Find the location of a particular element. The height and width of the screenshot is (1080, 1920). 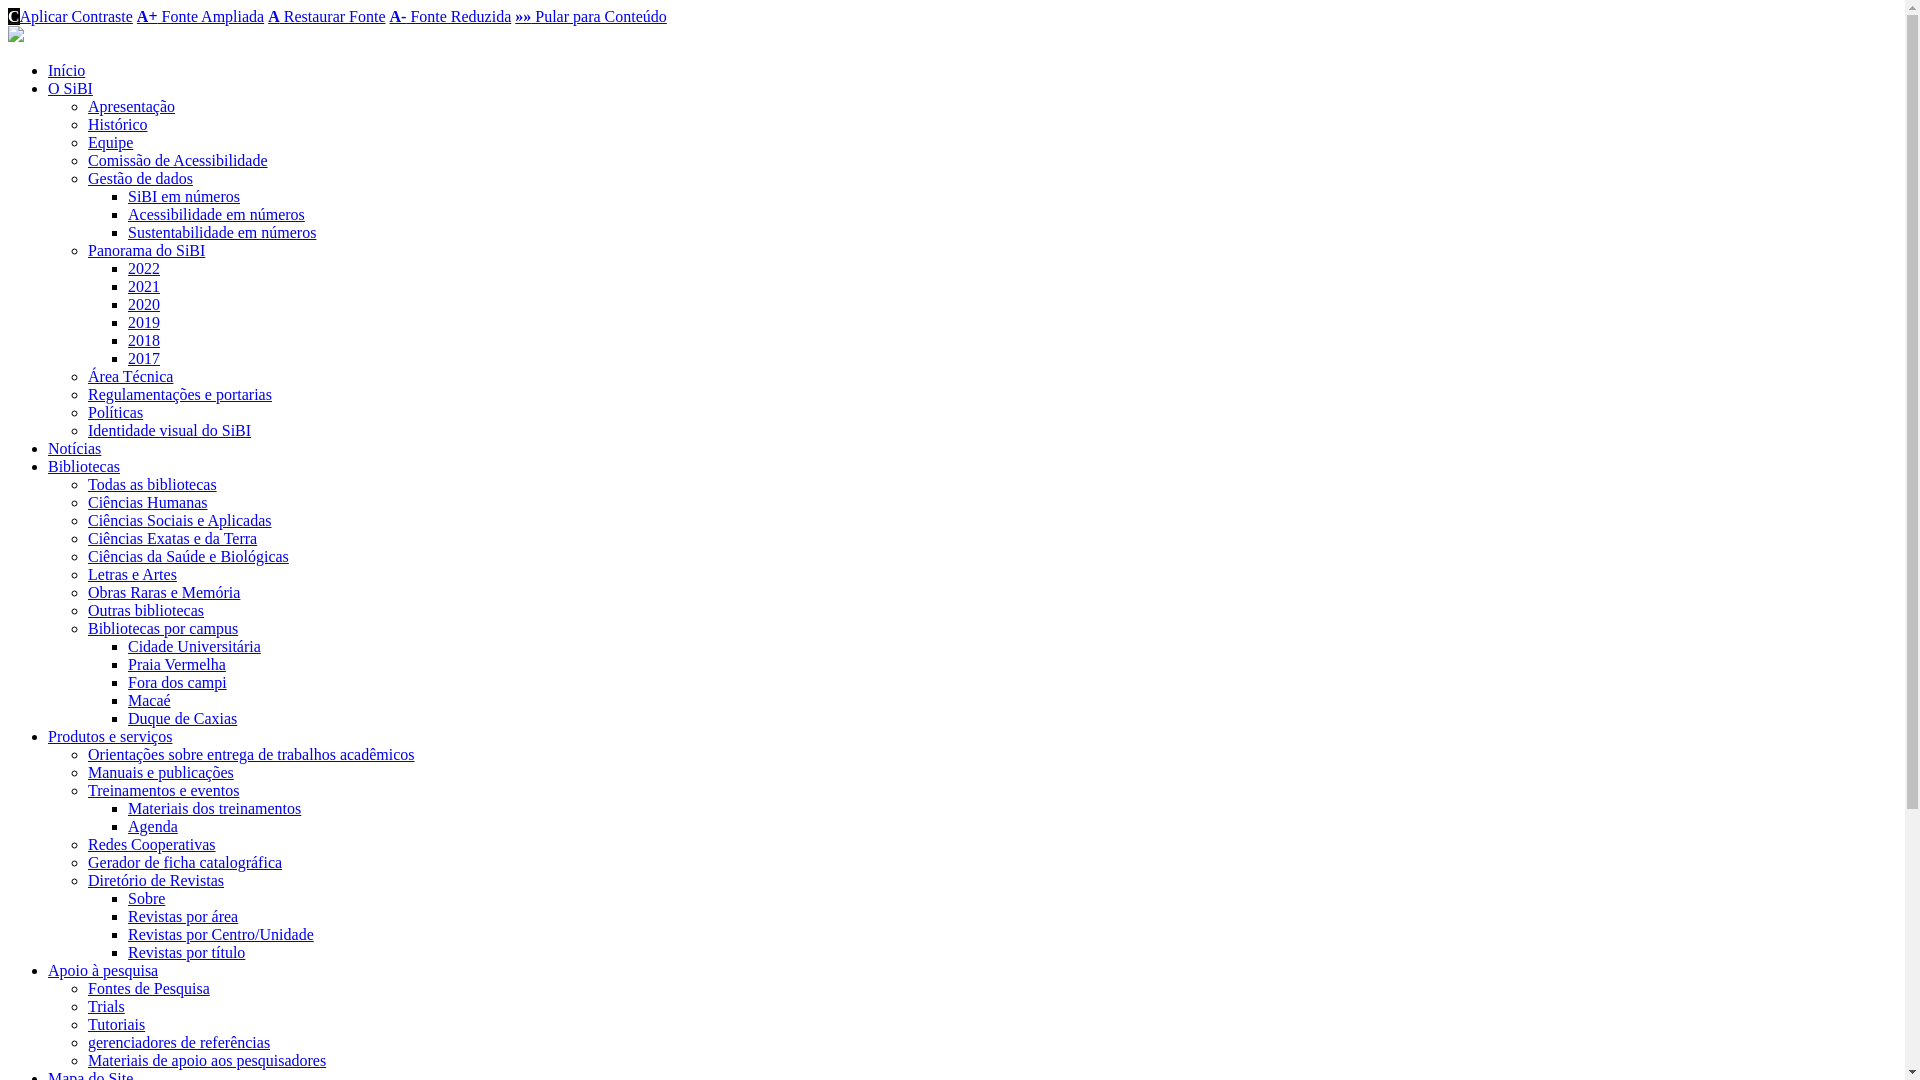

'A Restaurar Fonte' is located at coordinates (326, 16).